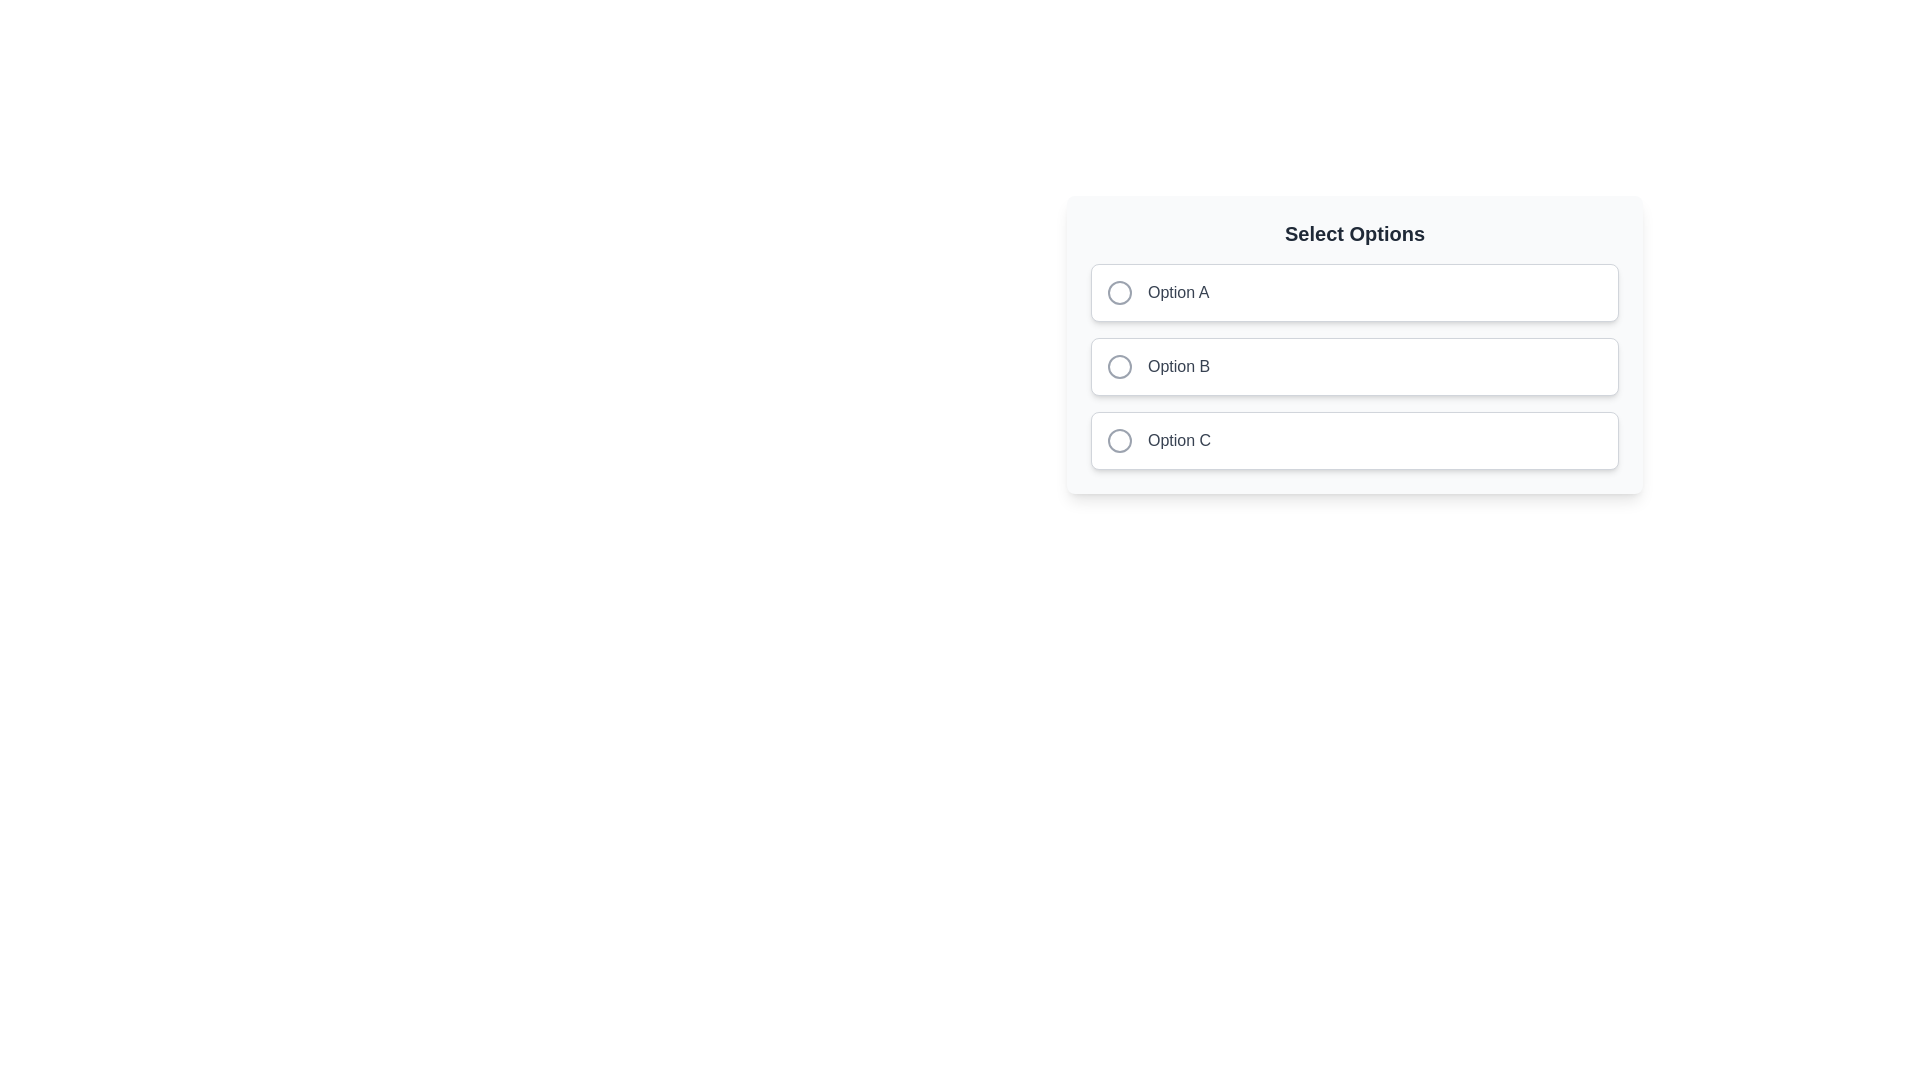 The image size is (1920, 1080). What do you see at coordinates (1179, 439) in the screenshot?
I see `the Text Label that represents the third option in a vertical list, located beneath 'Option B' and aligned horizontally to the right of a circular indicator` at bounding box center [1179, 439].